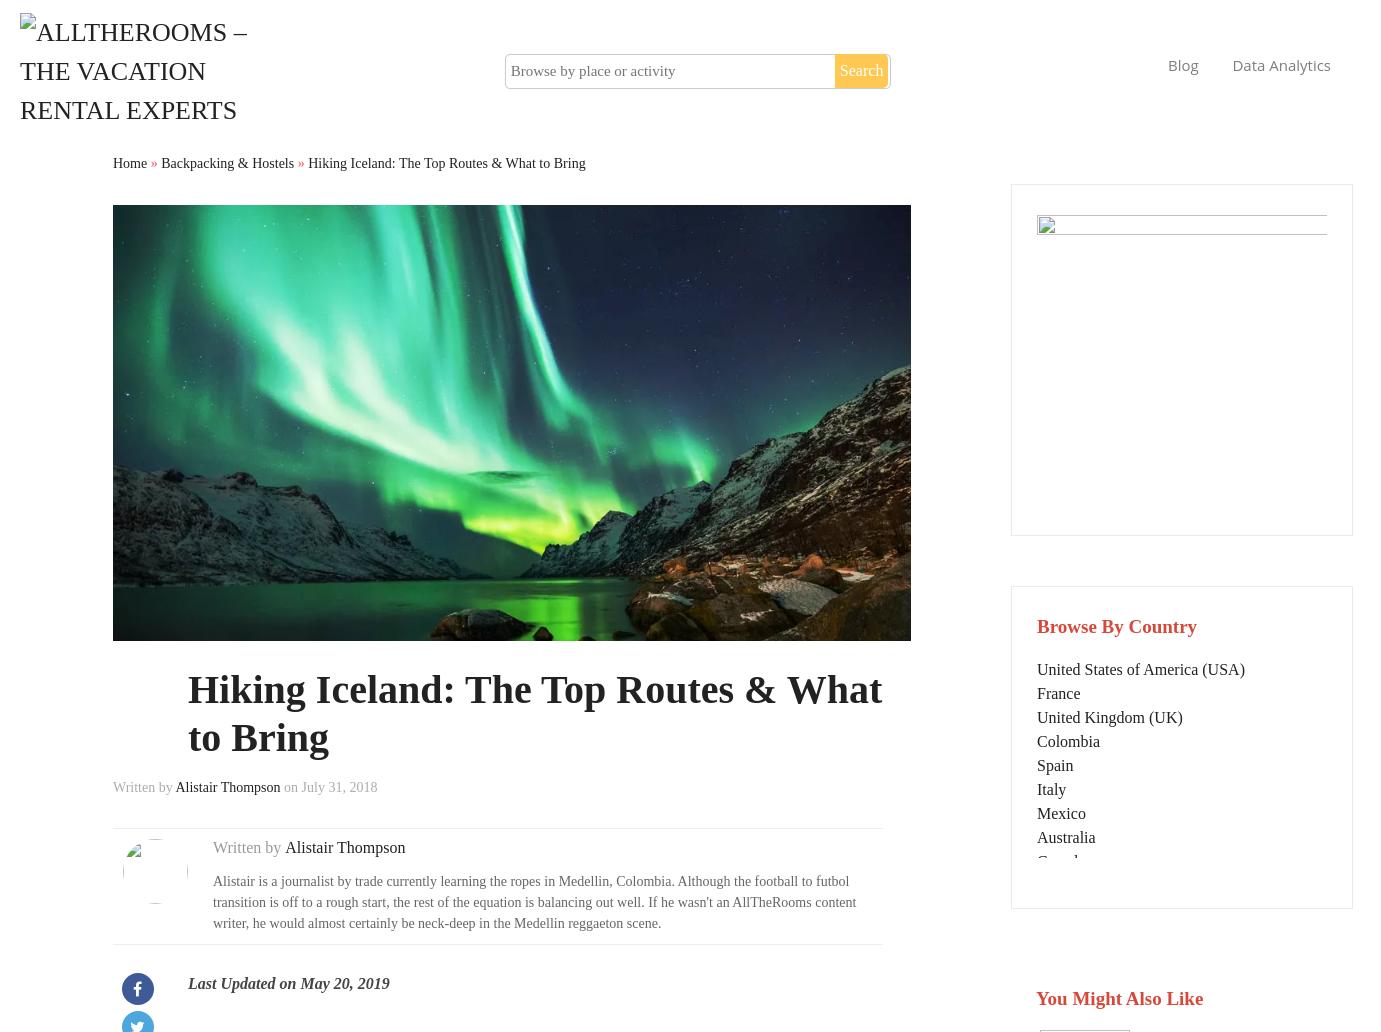 The image size is (1381, 1032). I want to click on 'Brazil', so click(1036, 955).